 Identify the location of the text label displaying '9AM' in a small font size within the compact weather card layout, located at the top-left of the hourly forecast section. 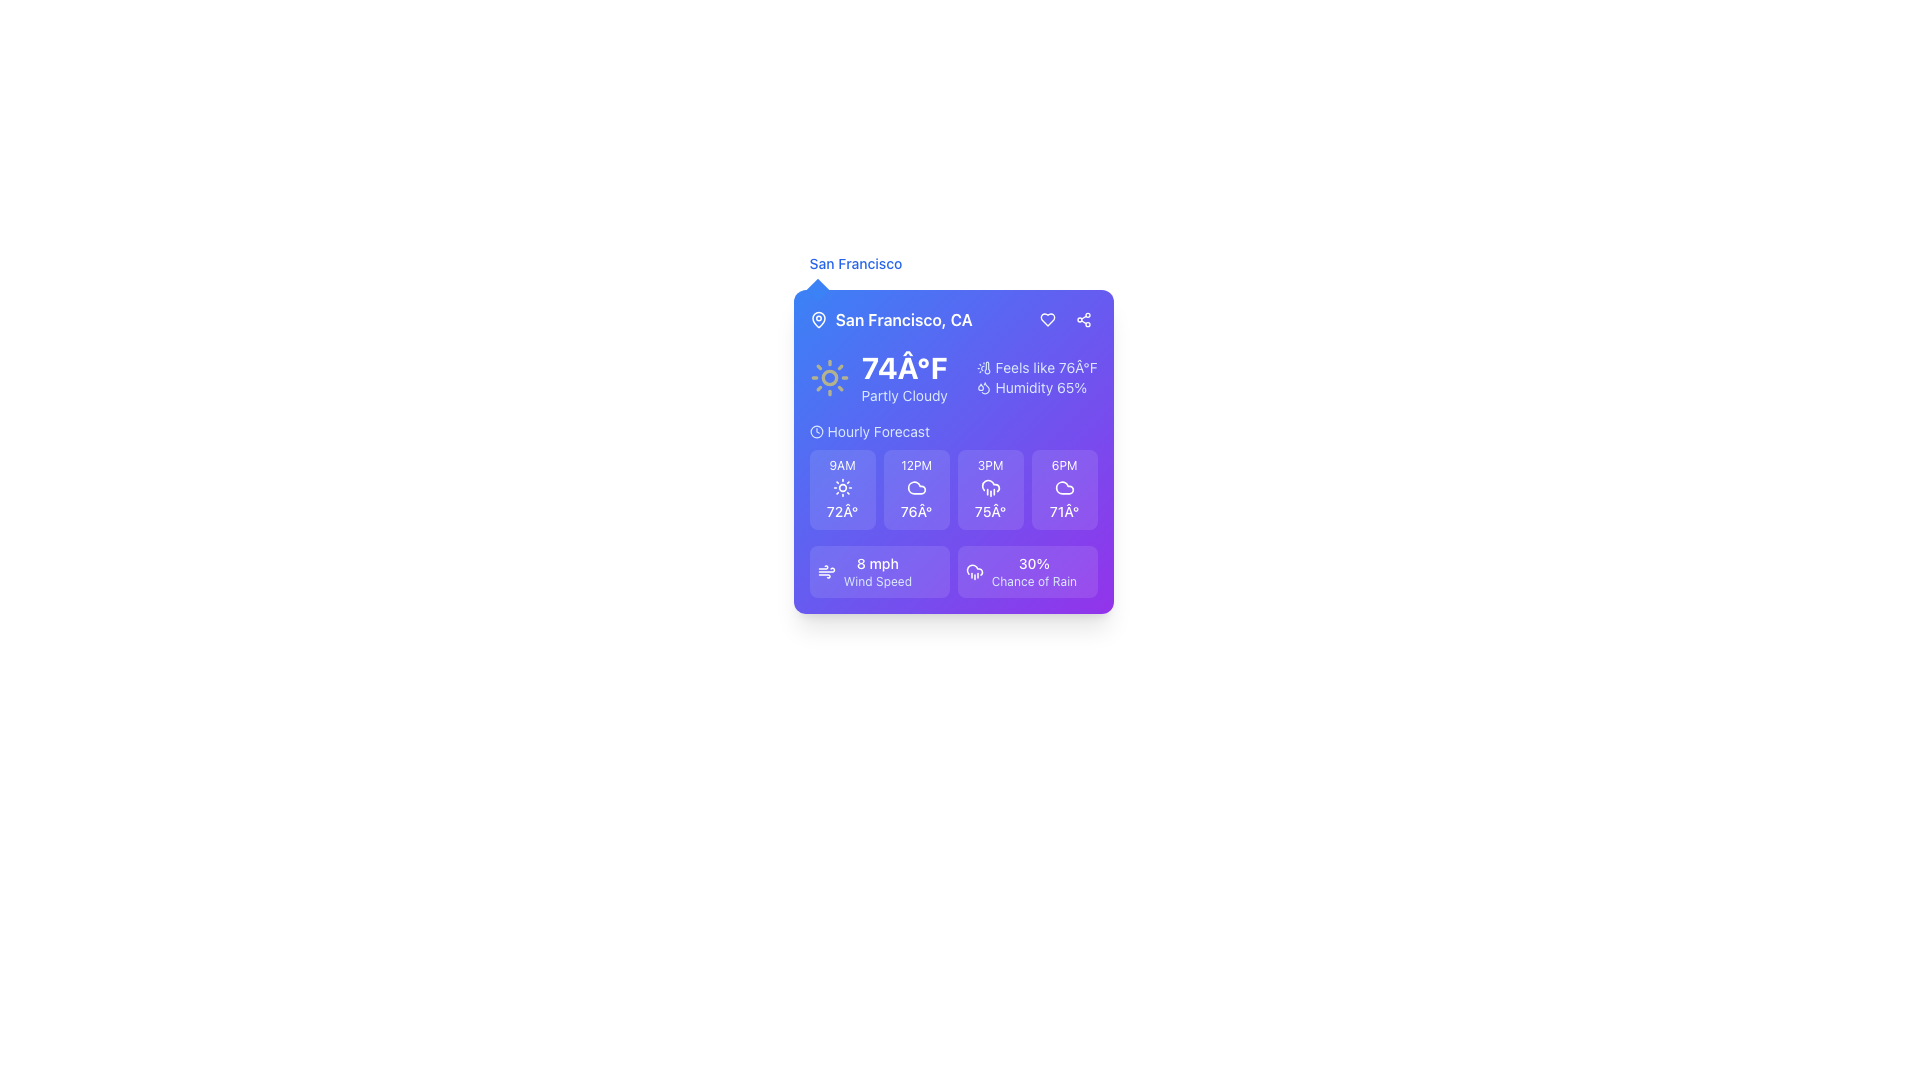
(842, 466).